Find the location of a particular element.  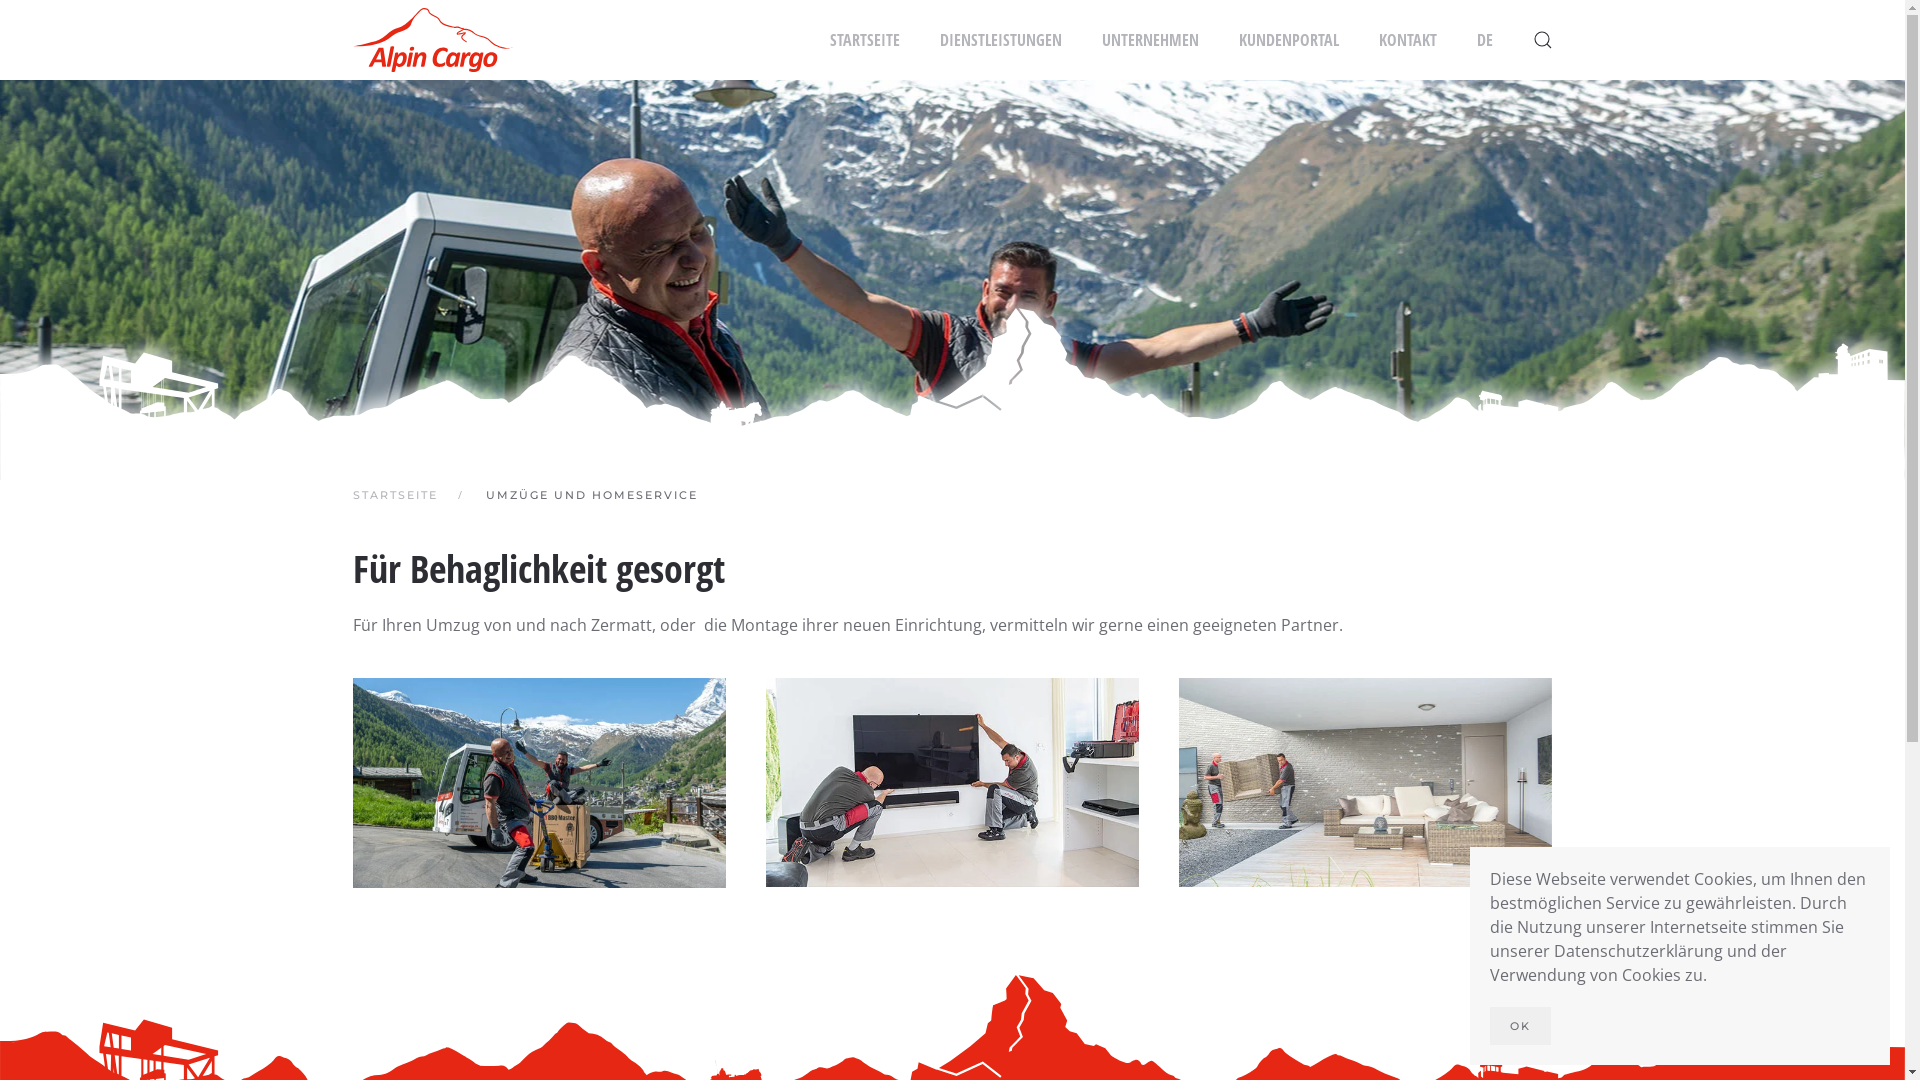

'DE' is located at coordinates (1483, 39).